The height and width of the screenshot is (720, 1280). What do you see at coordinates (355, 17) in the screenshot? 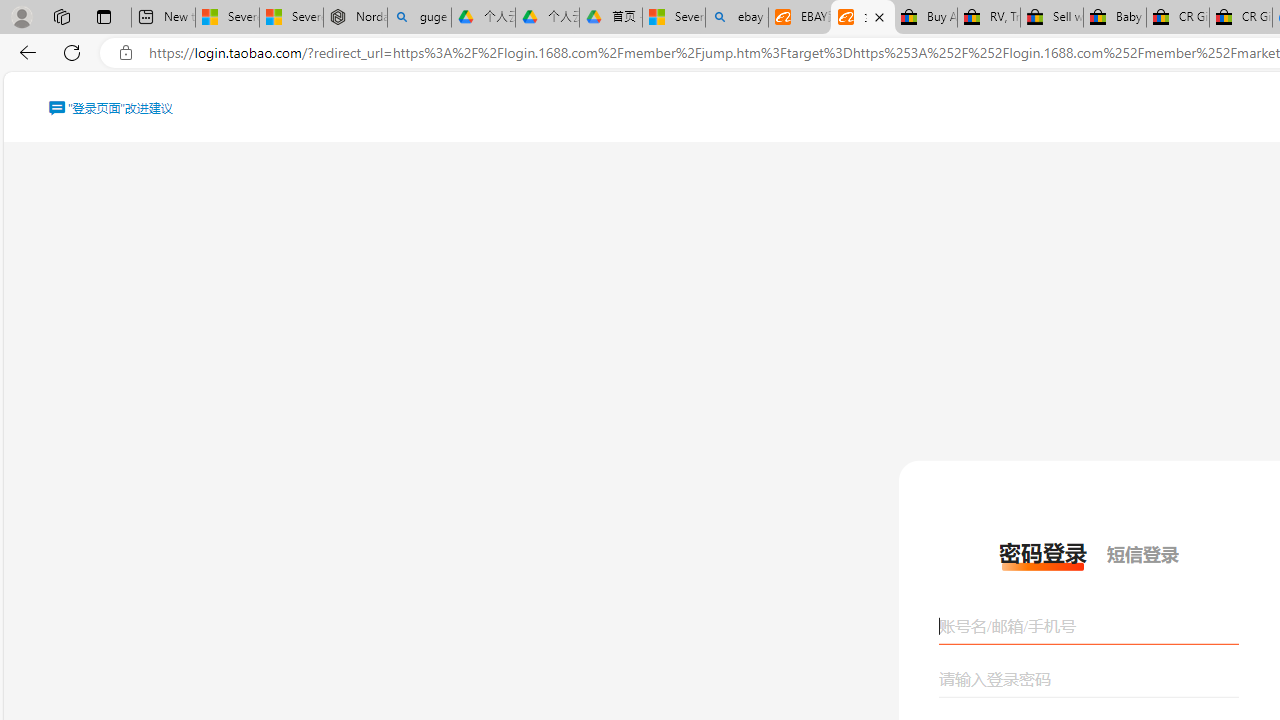
I see `'Nordace - Summer Adventures 2024'` at bounding box center [355, 17].